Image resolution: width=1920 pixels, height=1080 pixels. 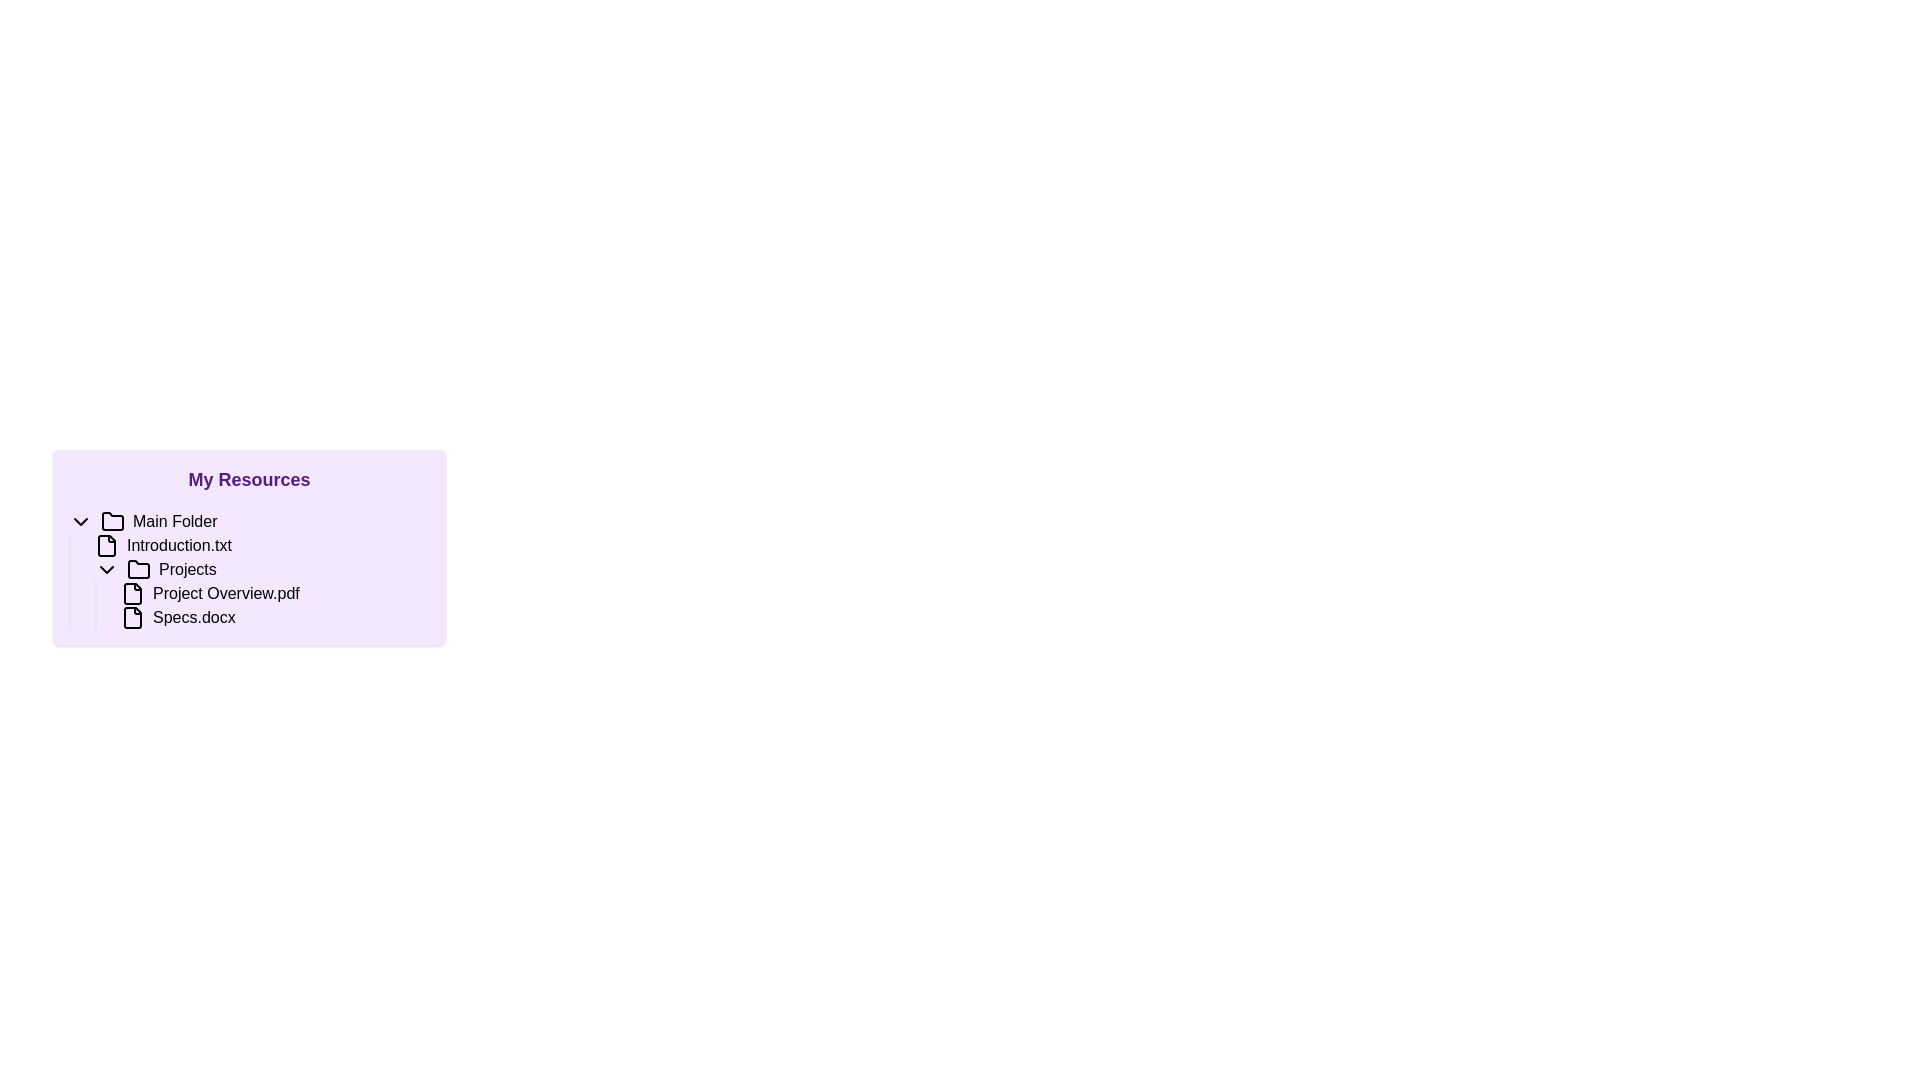 What do you see at coordinates (132, 616) in the screenshot?
I see `the document icon indicating 'Specs.docx' located on the left side of the entry under the 'Projects' folder in 'My Resources'` at bounding box center [132, 616].